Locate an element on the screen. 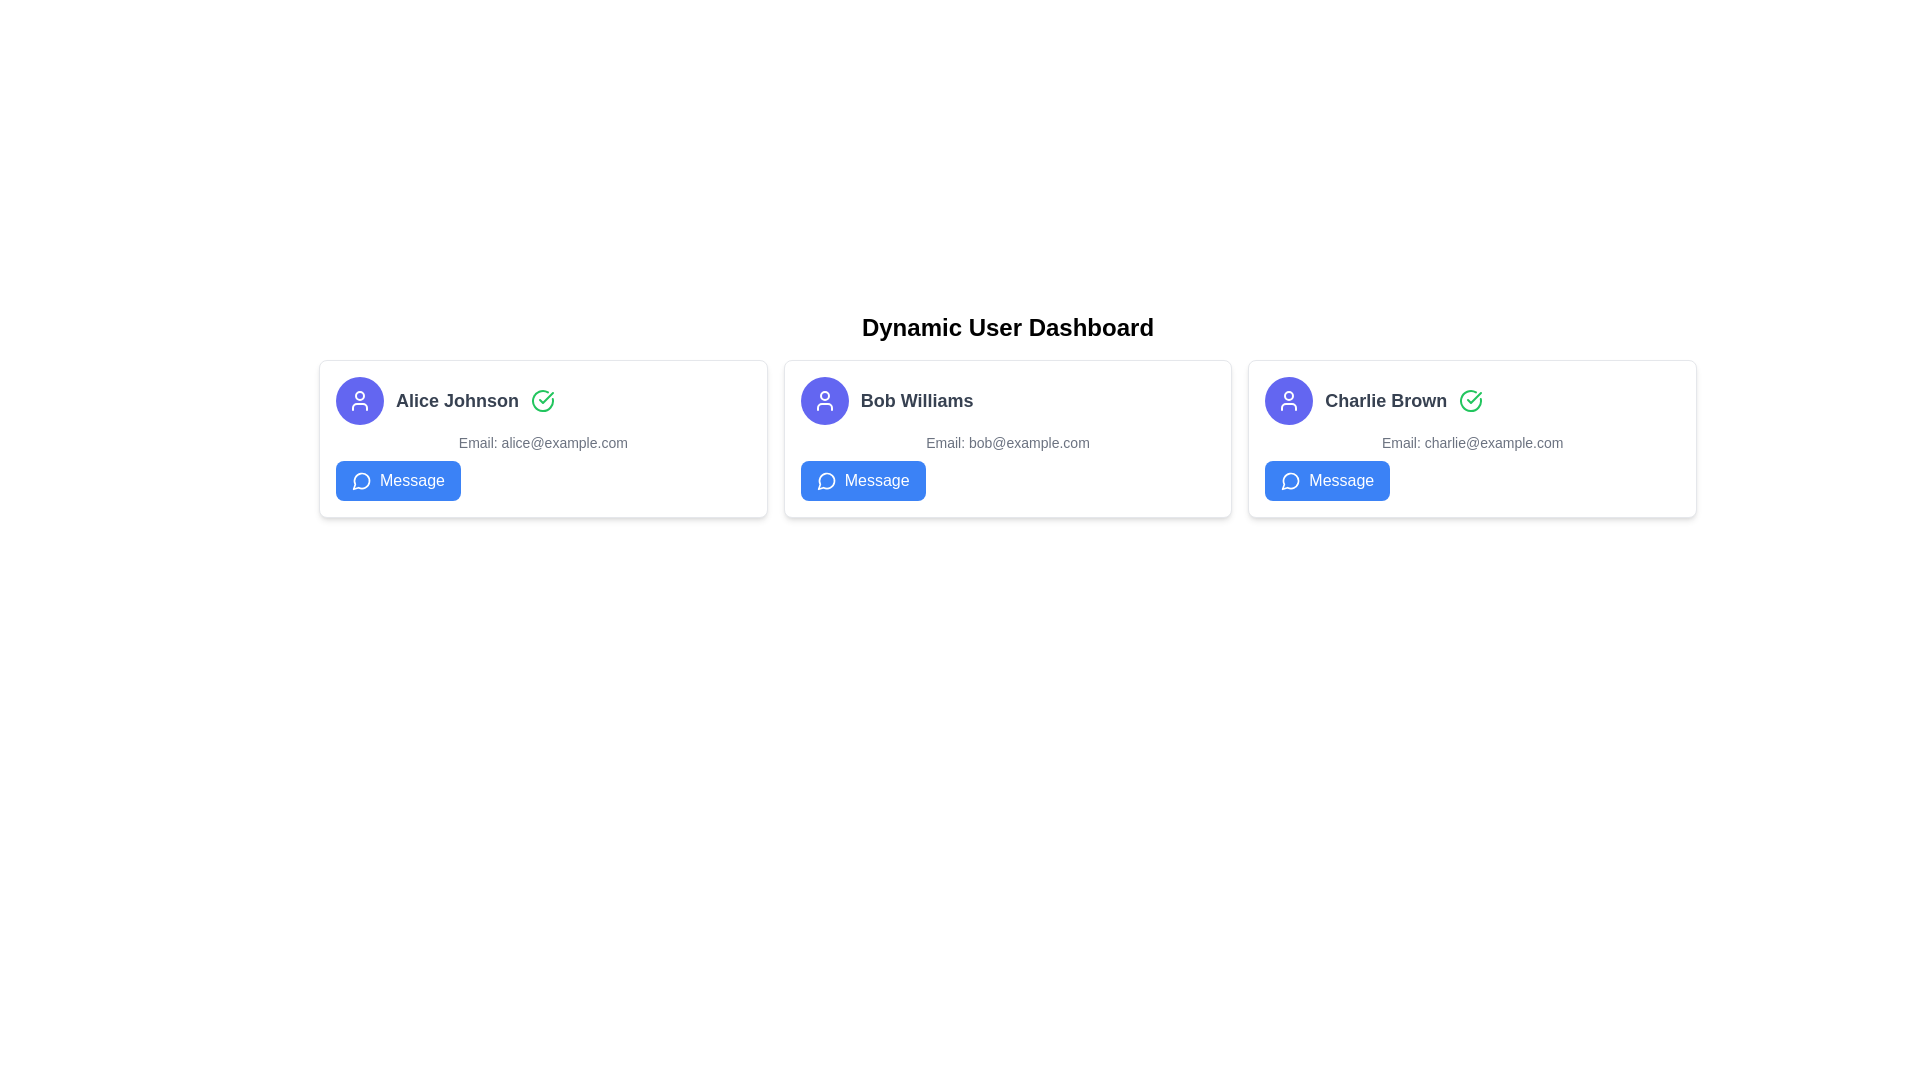 This screenshot has height=1080, width=1920. text label displaying 'Bob Williams' located in the middle column of the card layout, directly beneath the user profile icon in a purple circle is located at coordinates (916, 401).